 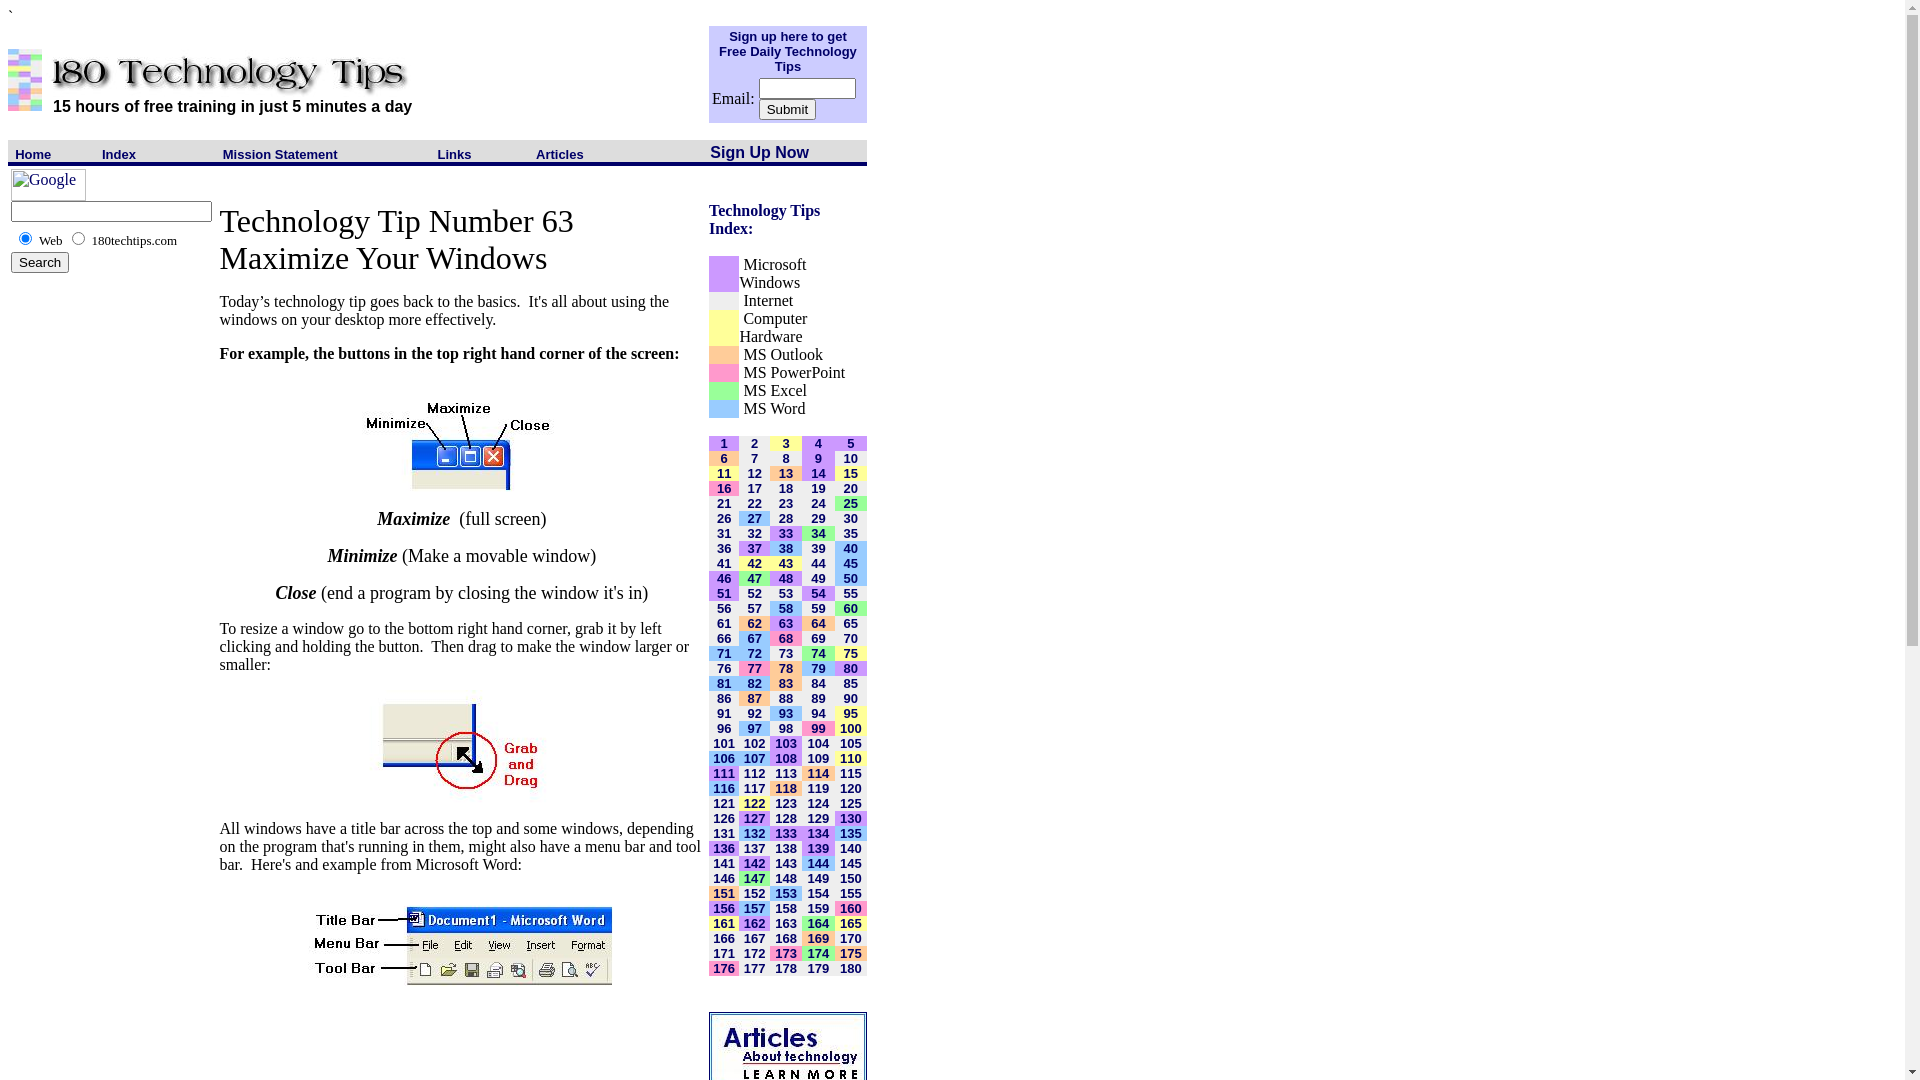 What do you see at coordinates (743, 907) in the screenshot?
I see `'157'` at bounding box center [743, 907].